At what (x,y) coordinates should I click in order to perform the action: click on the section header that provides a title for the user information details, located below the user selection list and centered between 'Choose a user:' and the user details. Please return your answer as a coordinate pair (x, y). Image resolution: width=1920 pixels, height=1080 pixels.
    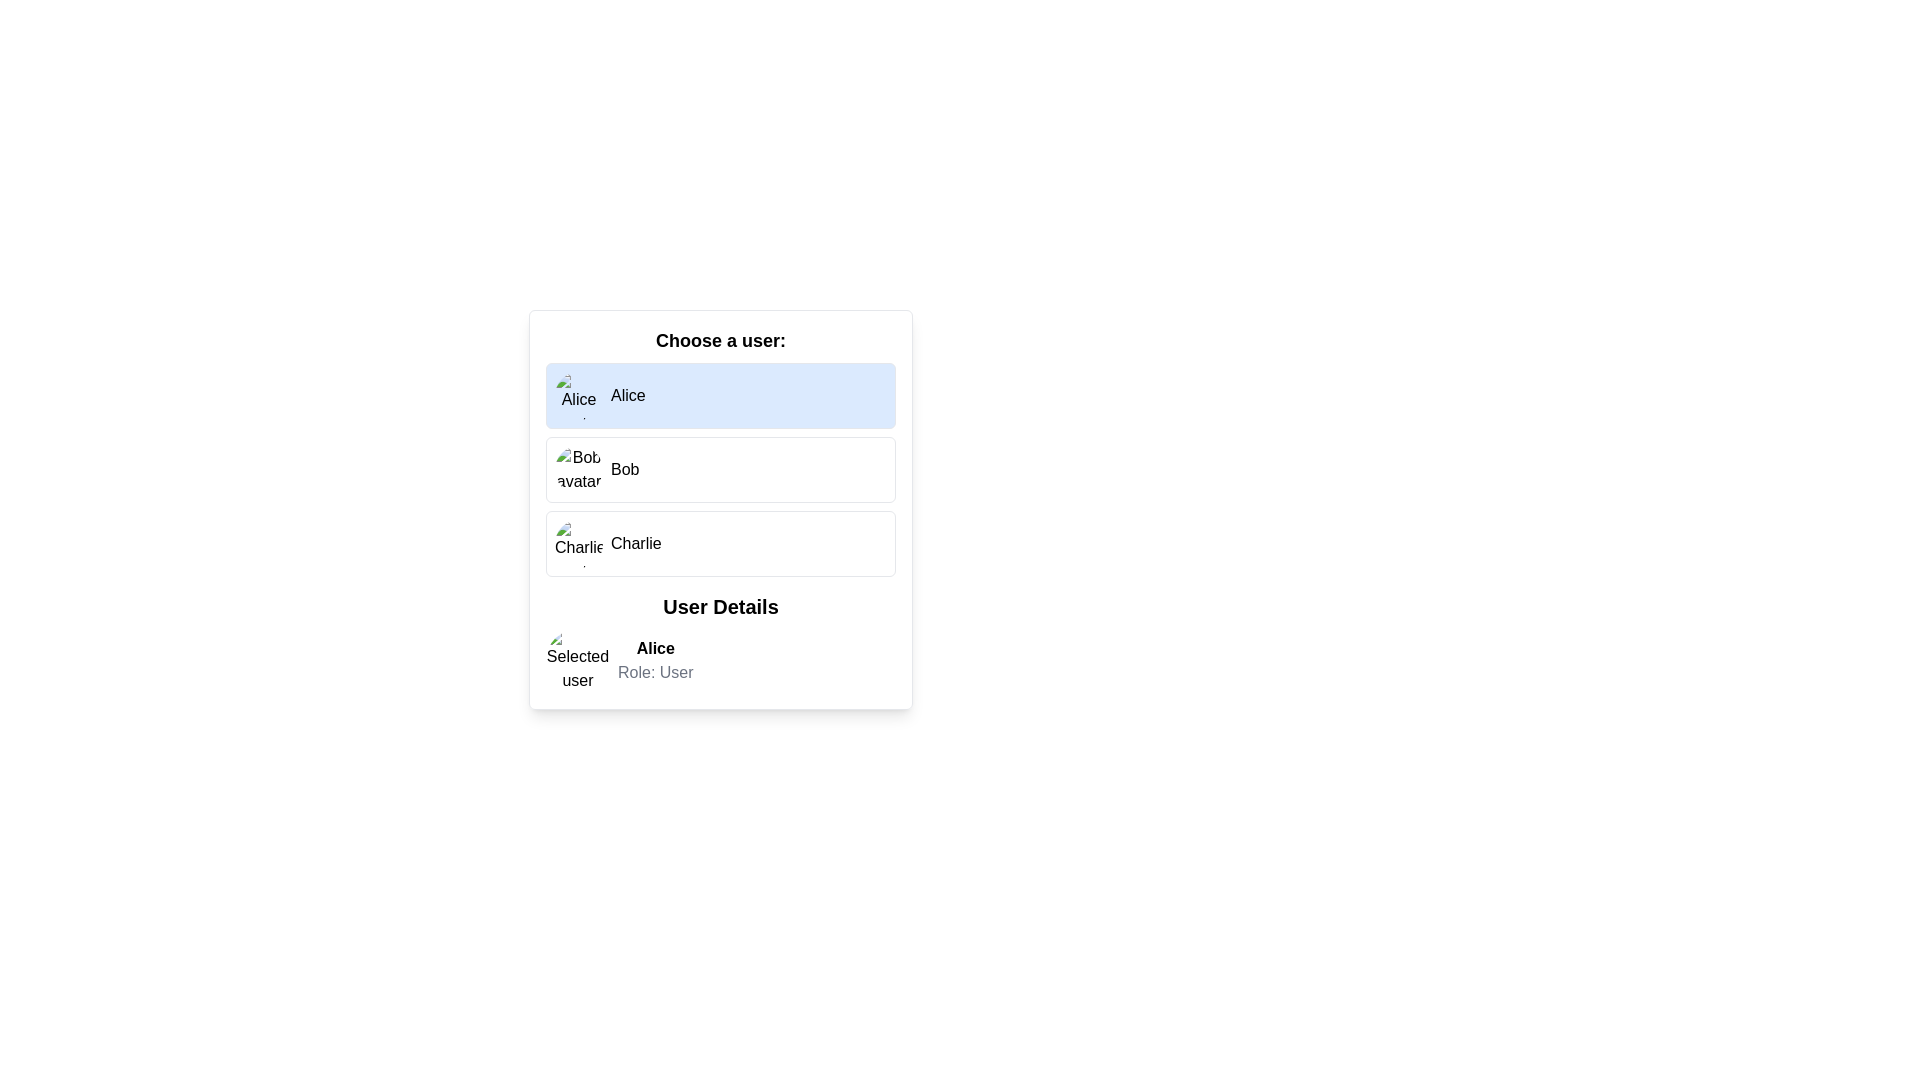
    Looking at the image, I should click on (720, 605).